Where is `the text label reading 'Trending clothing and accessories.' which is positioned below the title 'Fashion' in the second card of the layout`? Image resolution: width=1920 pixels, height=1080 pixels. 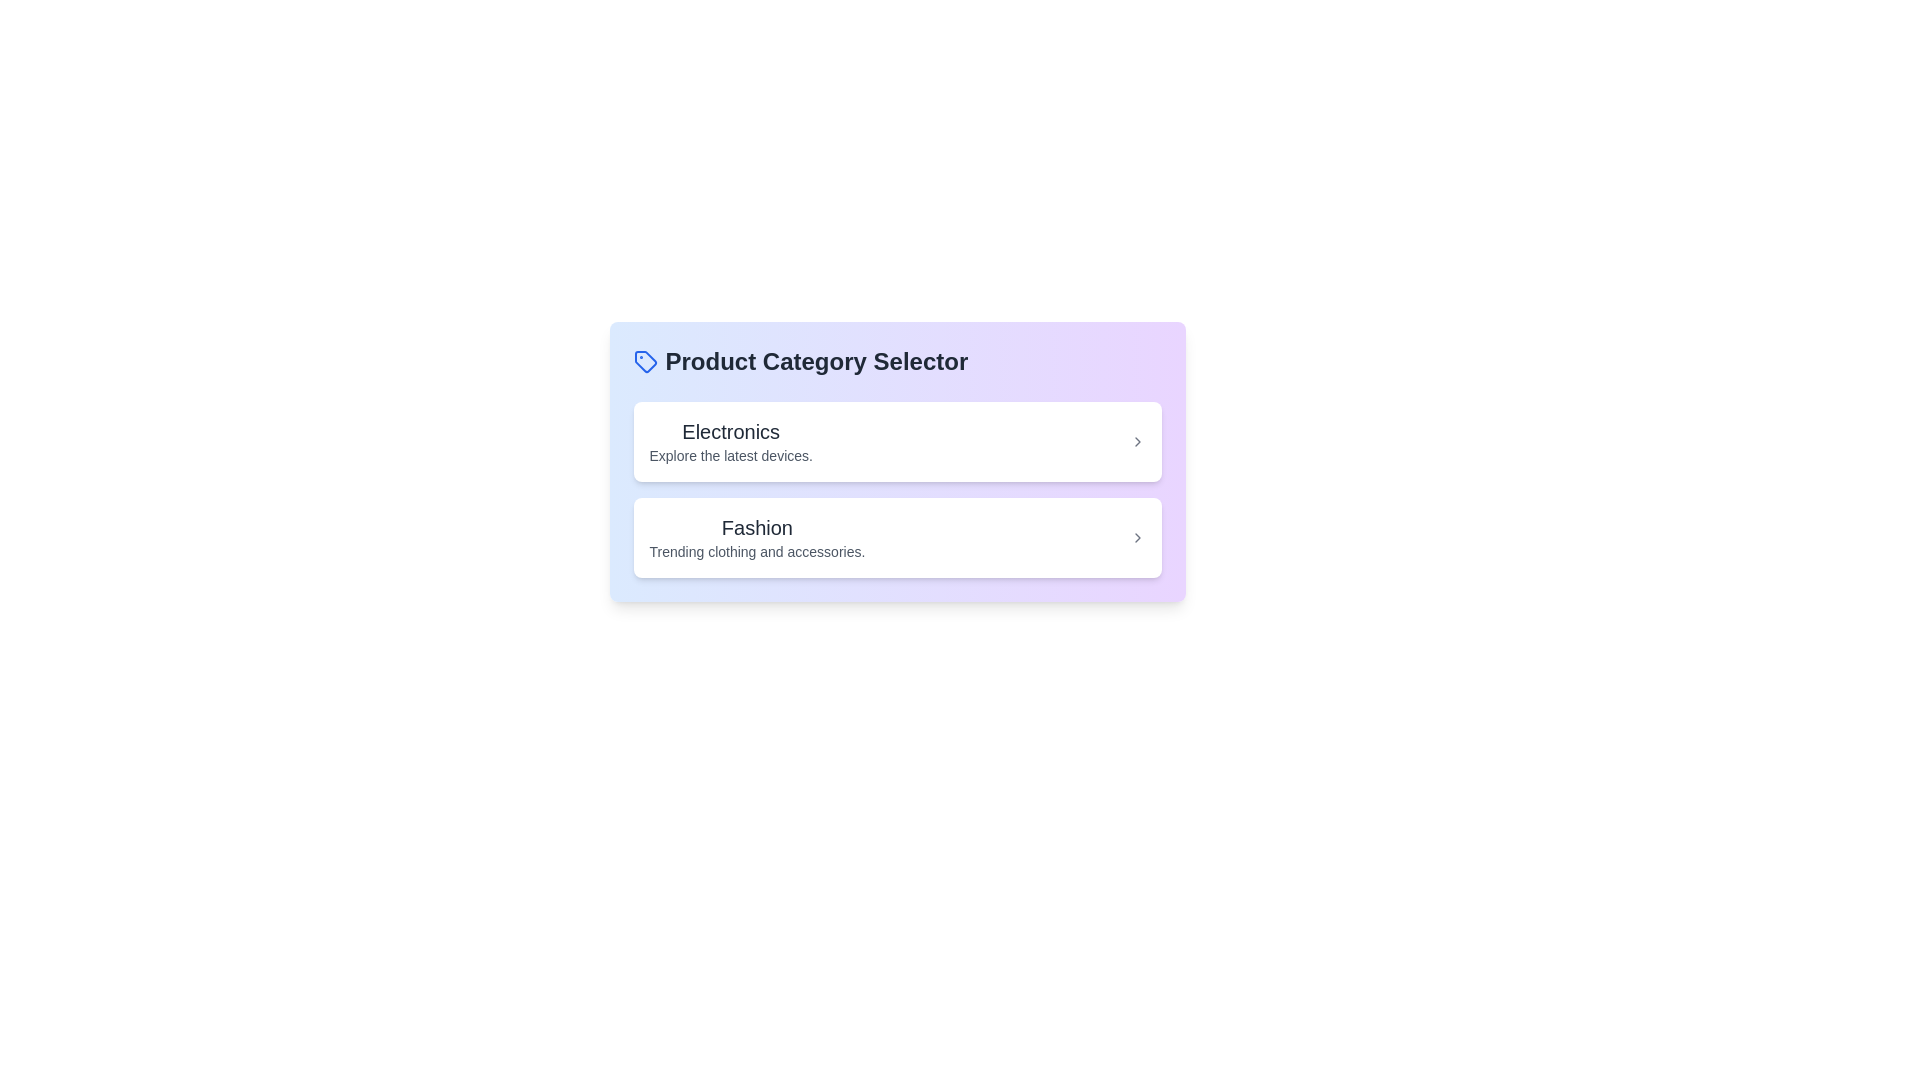 the text label reading 'Trending clothing and accessories.' which is positioned below the title 'Fashion' in the second card of the layout is located at coordinates (756, 551).